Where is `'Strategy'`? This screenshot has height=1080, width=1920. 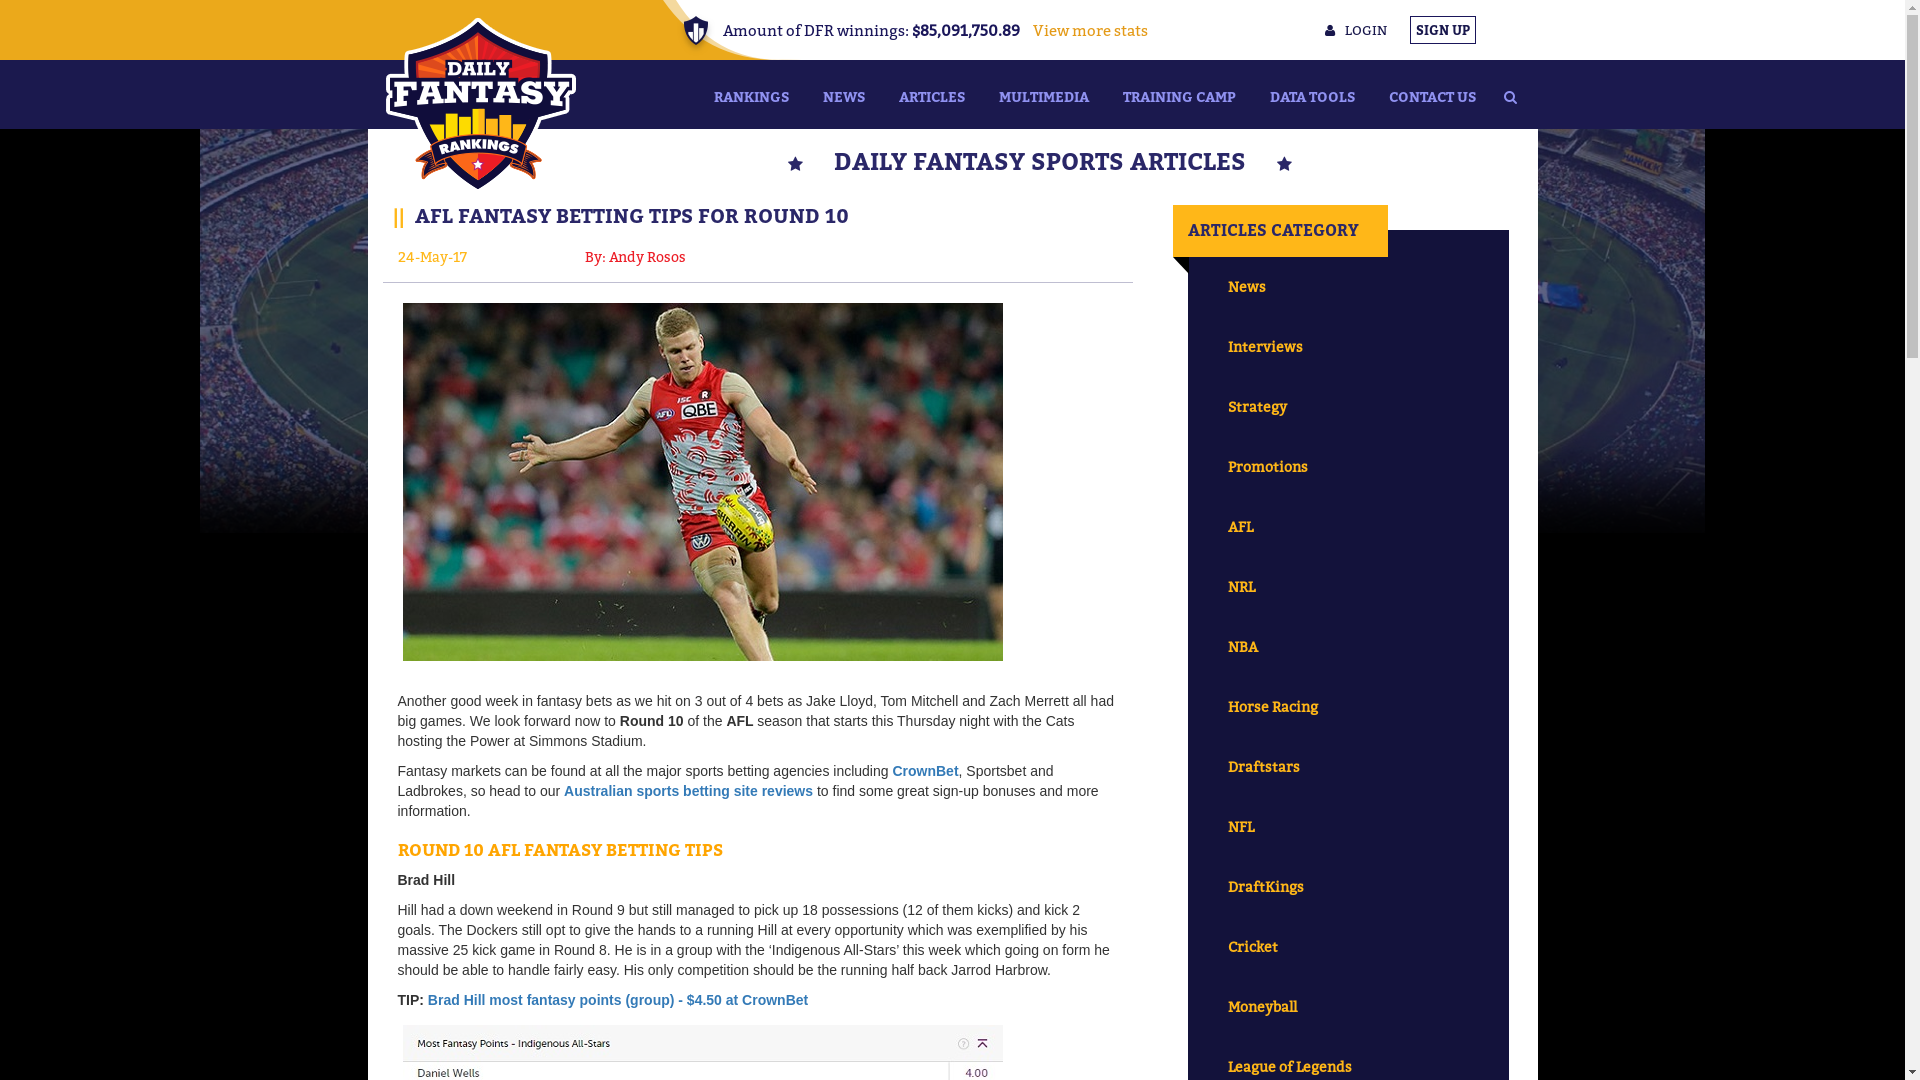
'Strategy' is located at coordinates (1348, 406).